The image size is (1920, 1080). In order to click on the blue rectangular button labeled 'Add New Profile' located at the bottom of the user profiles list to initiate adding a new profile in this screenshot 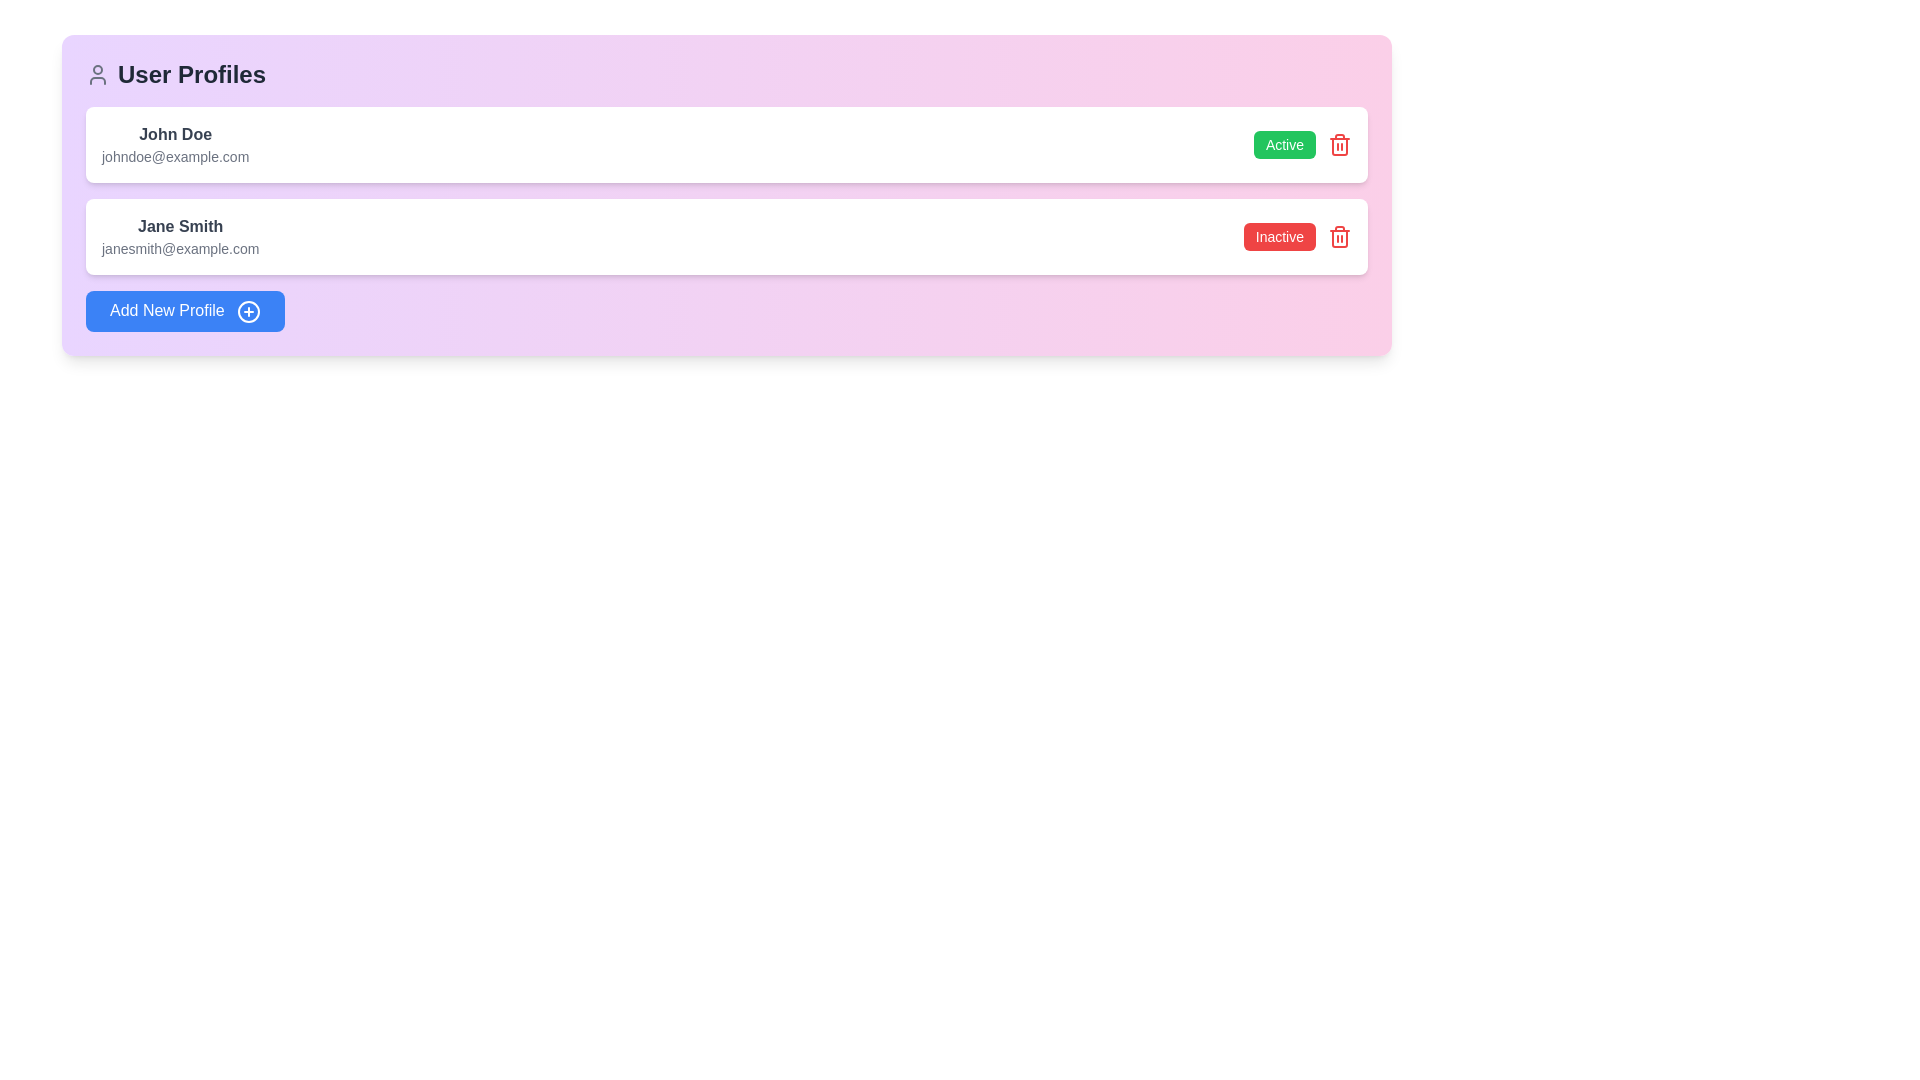, I will do `click(185, 311)`.